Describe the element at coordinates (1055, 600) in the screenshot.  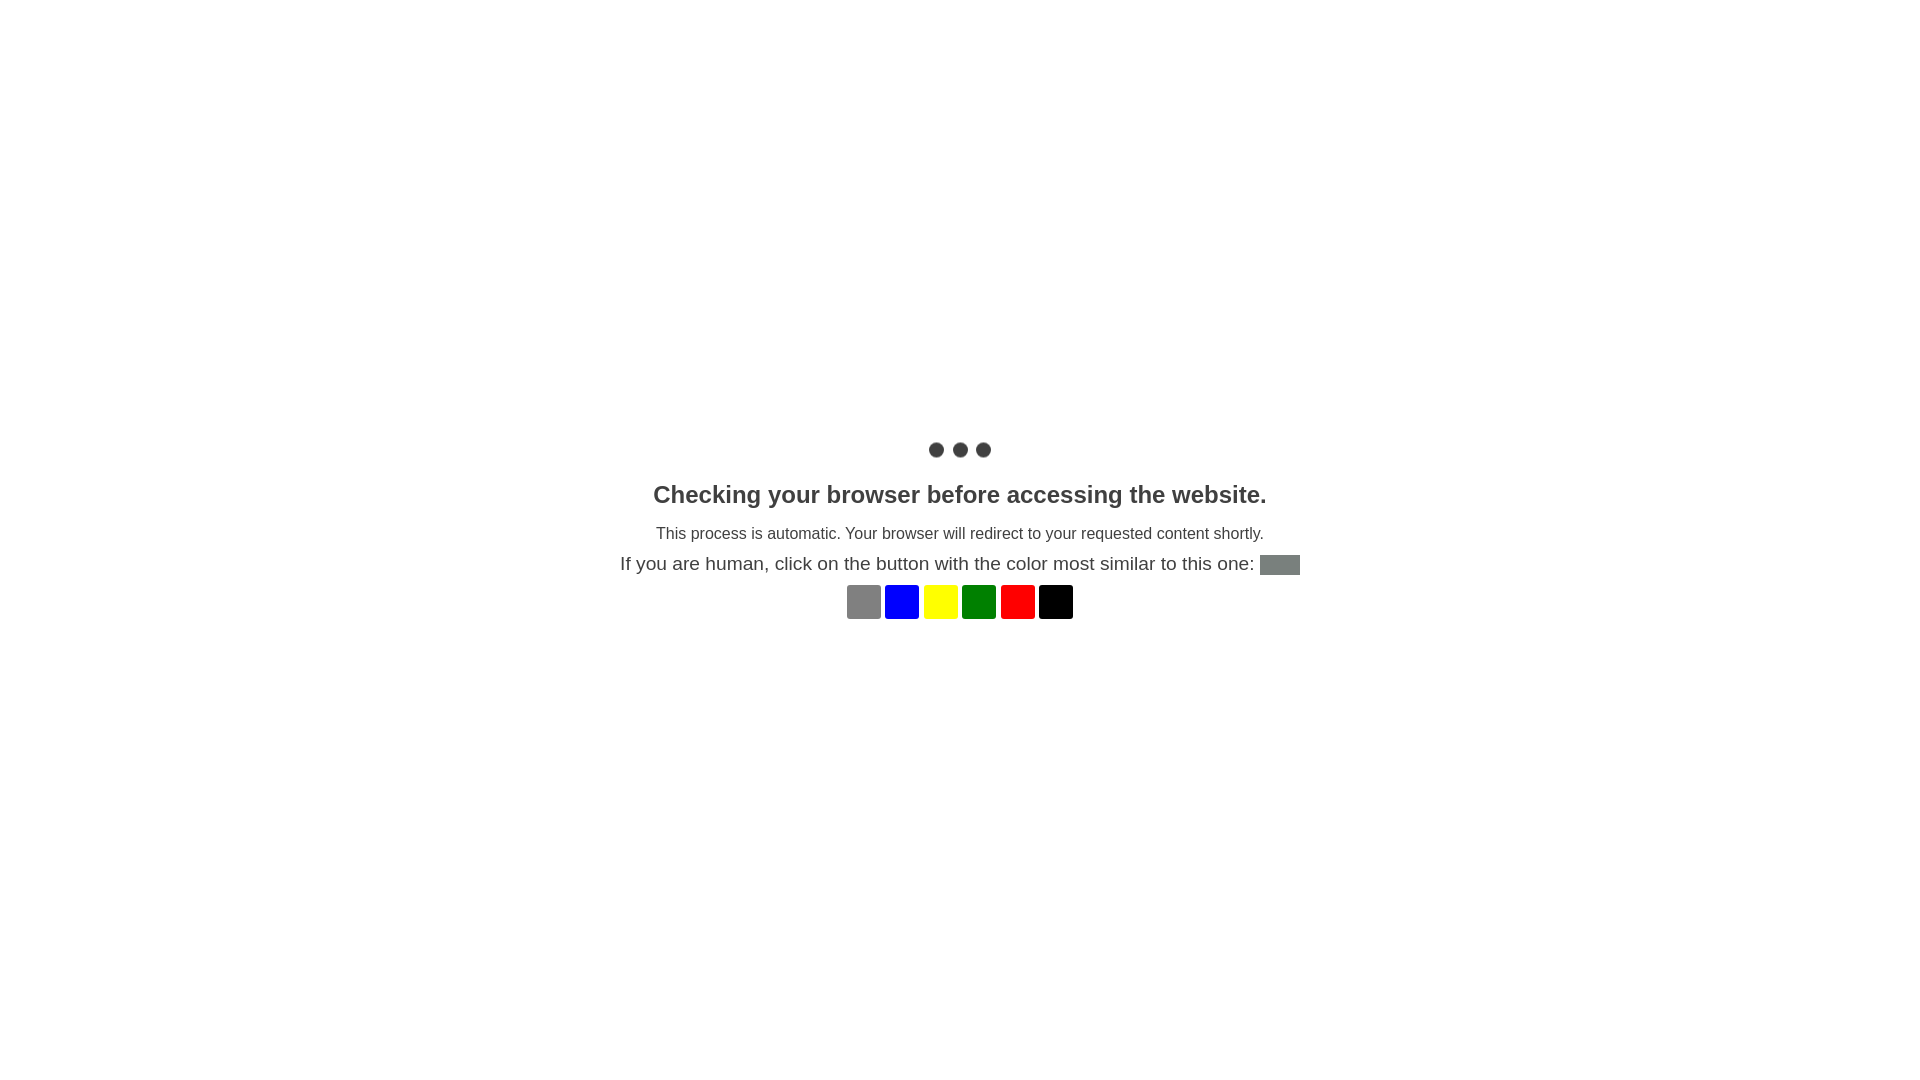
I see `'BLACK'` at that location.